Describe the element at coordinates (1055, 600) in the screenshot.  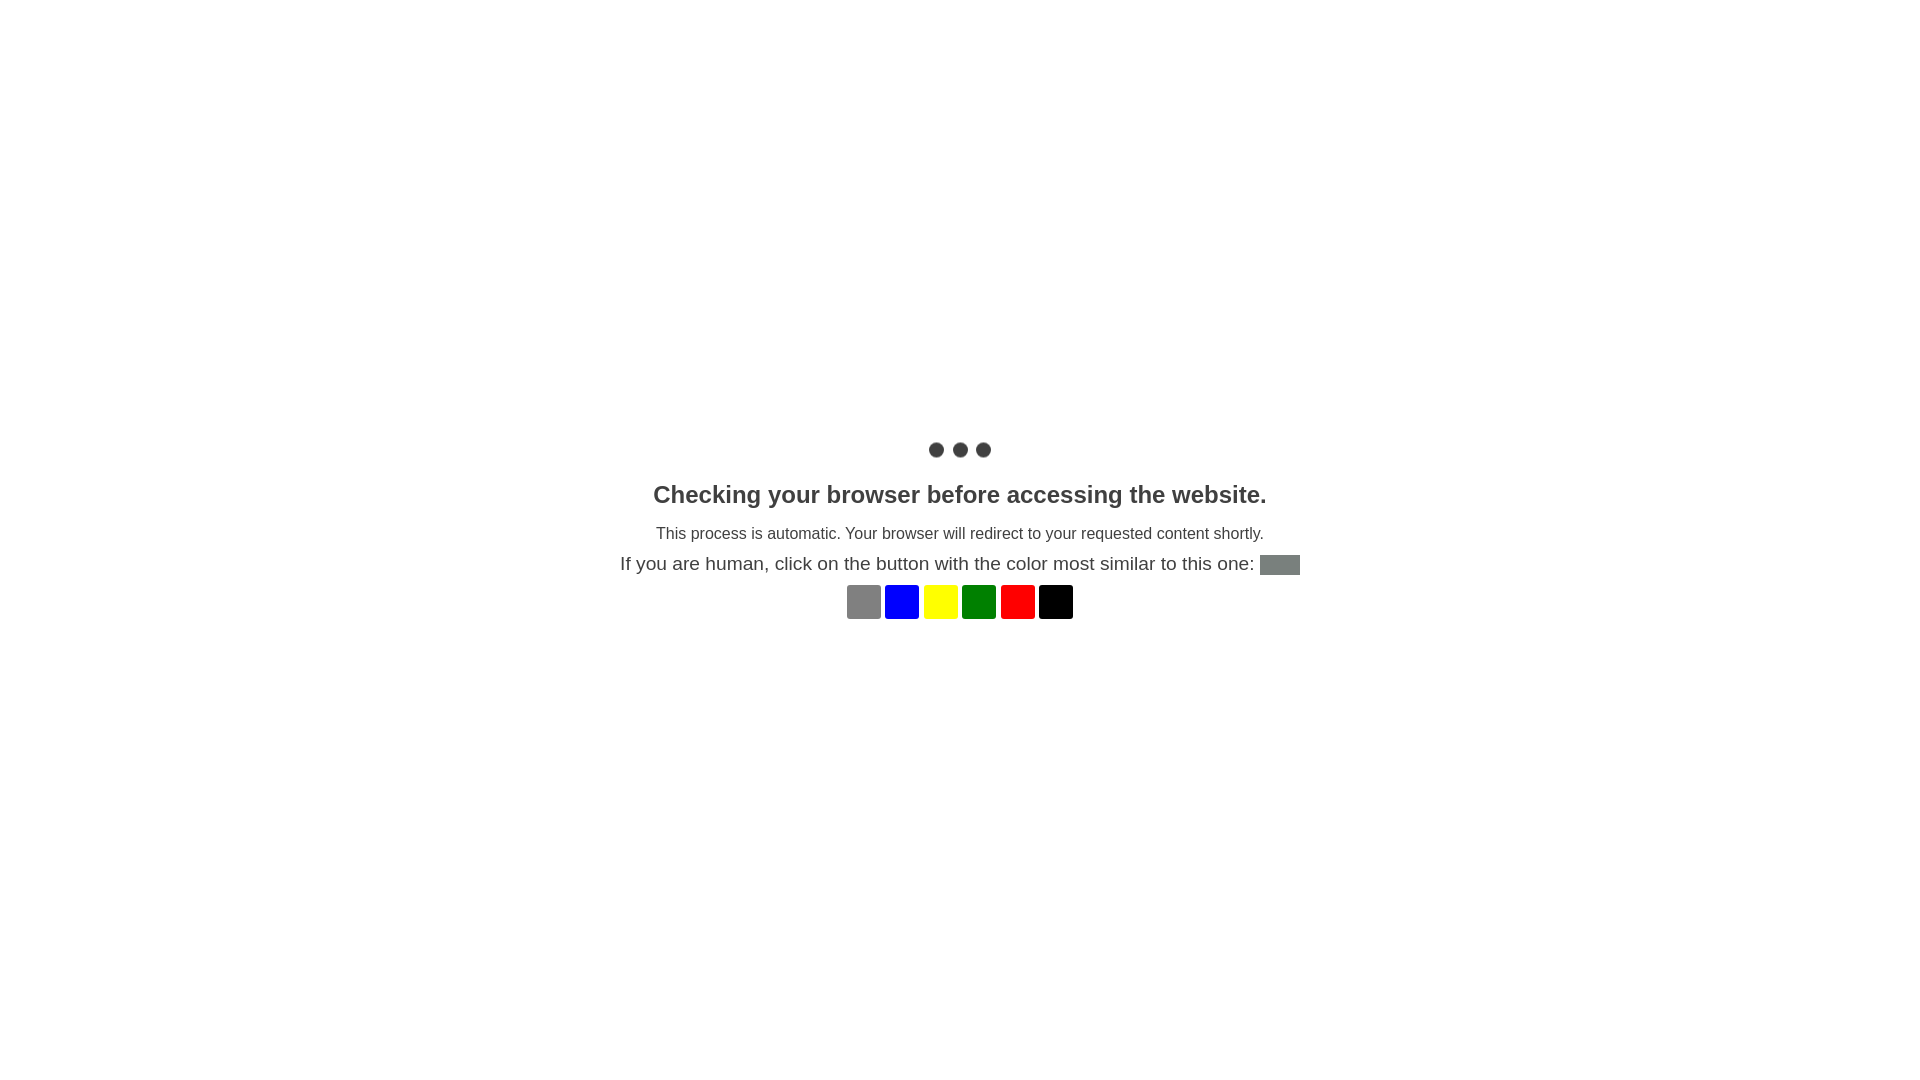
I see `'BLACK'` at that location.